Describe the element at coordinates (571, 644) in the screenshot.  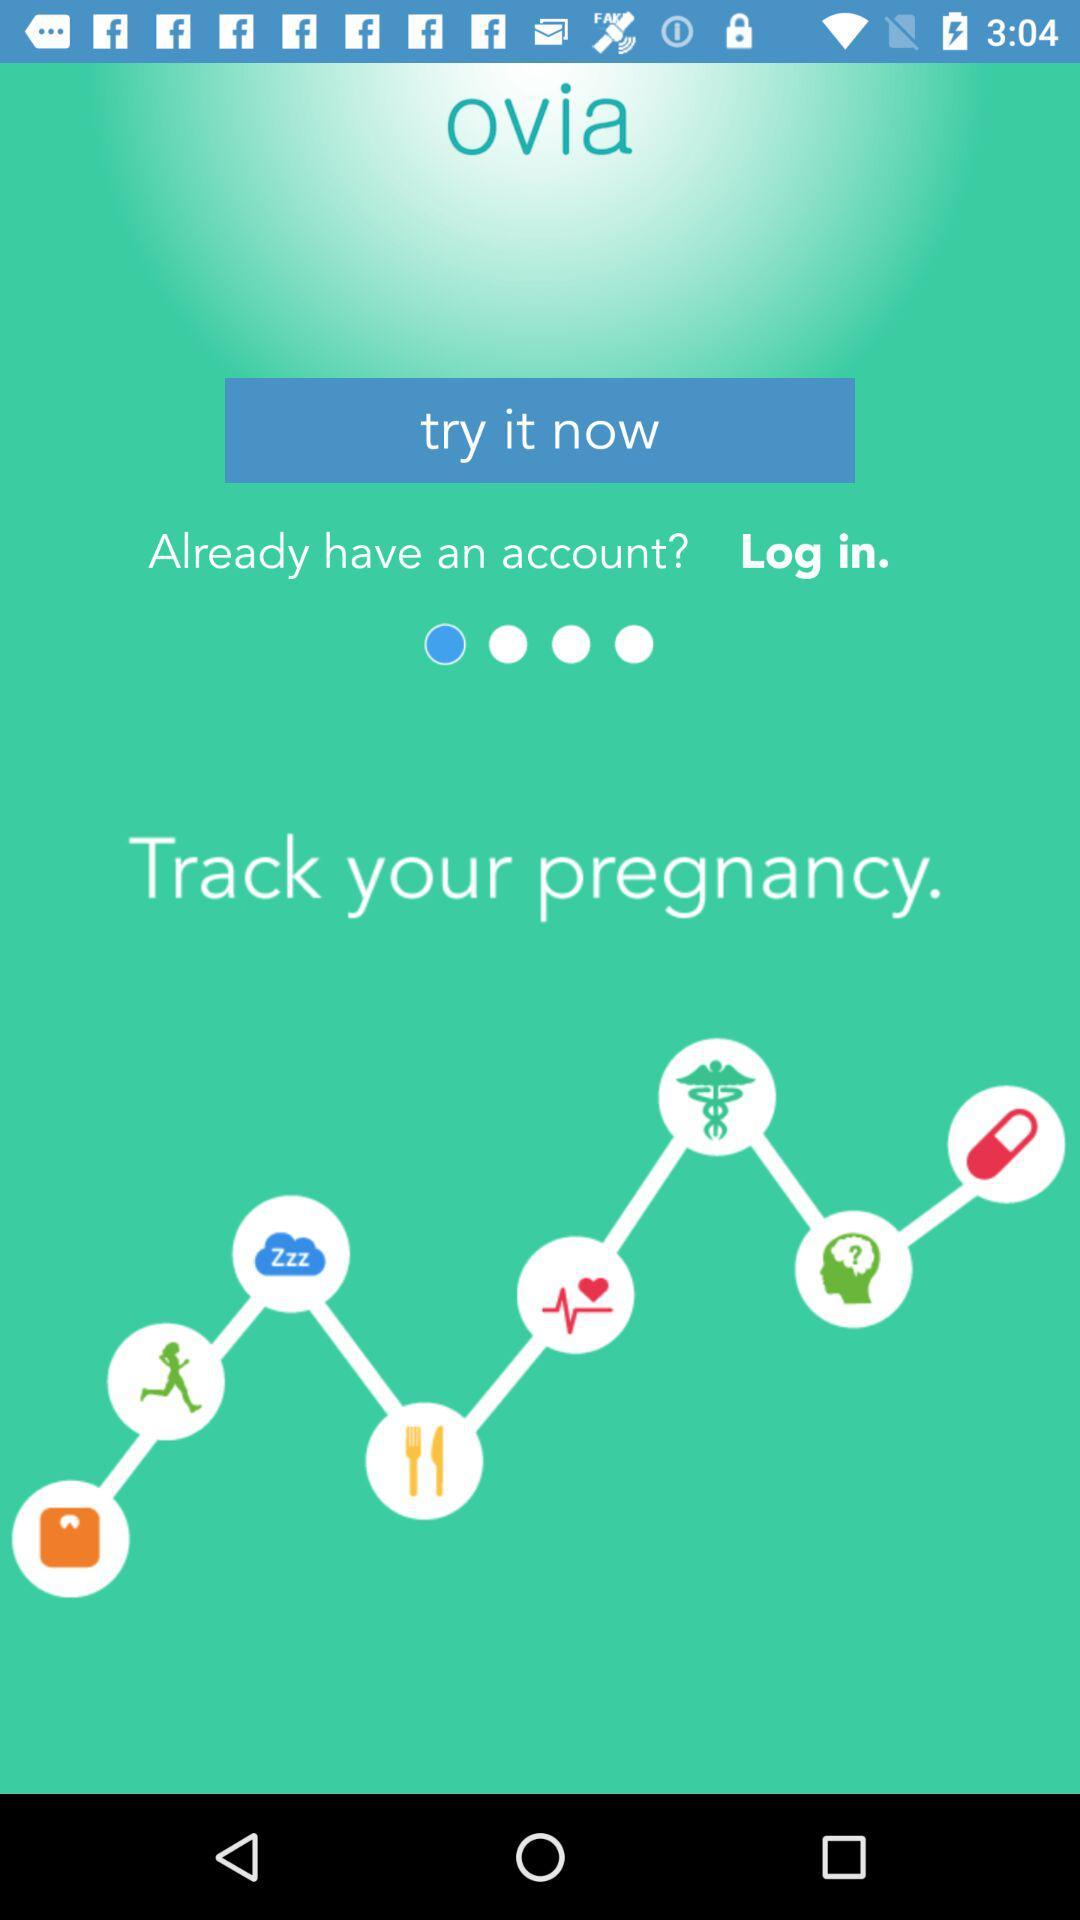
I see `the item below the already have an item` at that location.